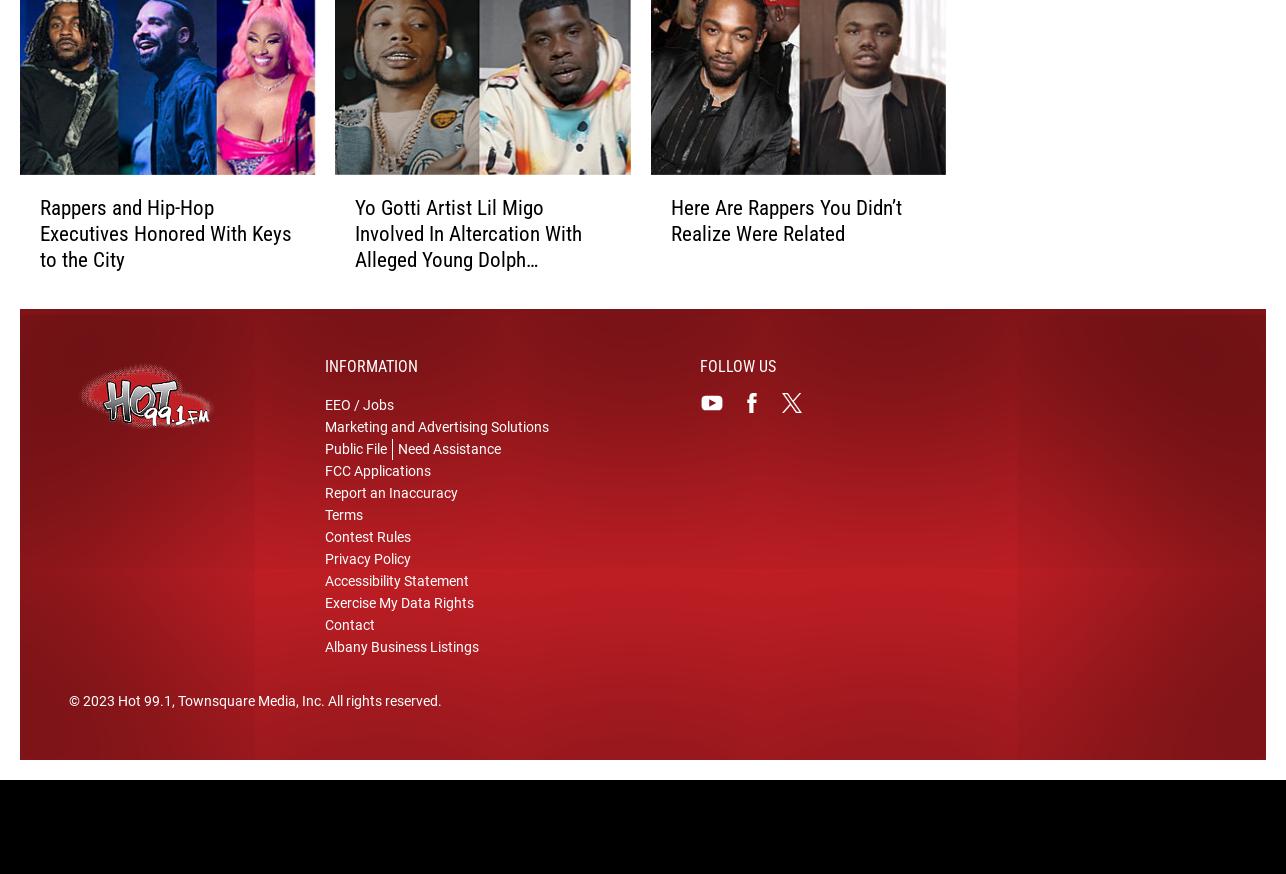 This screenshot has height=874, width=1286. I want to click on 'Here Are Rappers You Didn’t Realize Were Related', so click(670, 230).